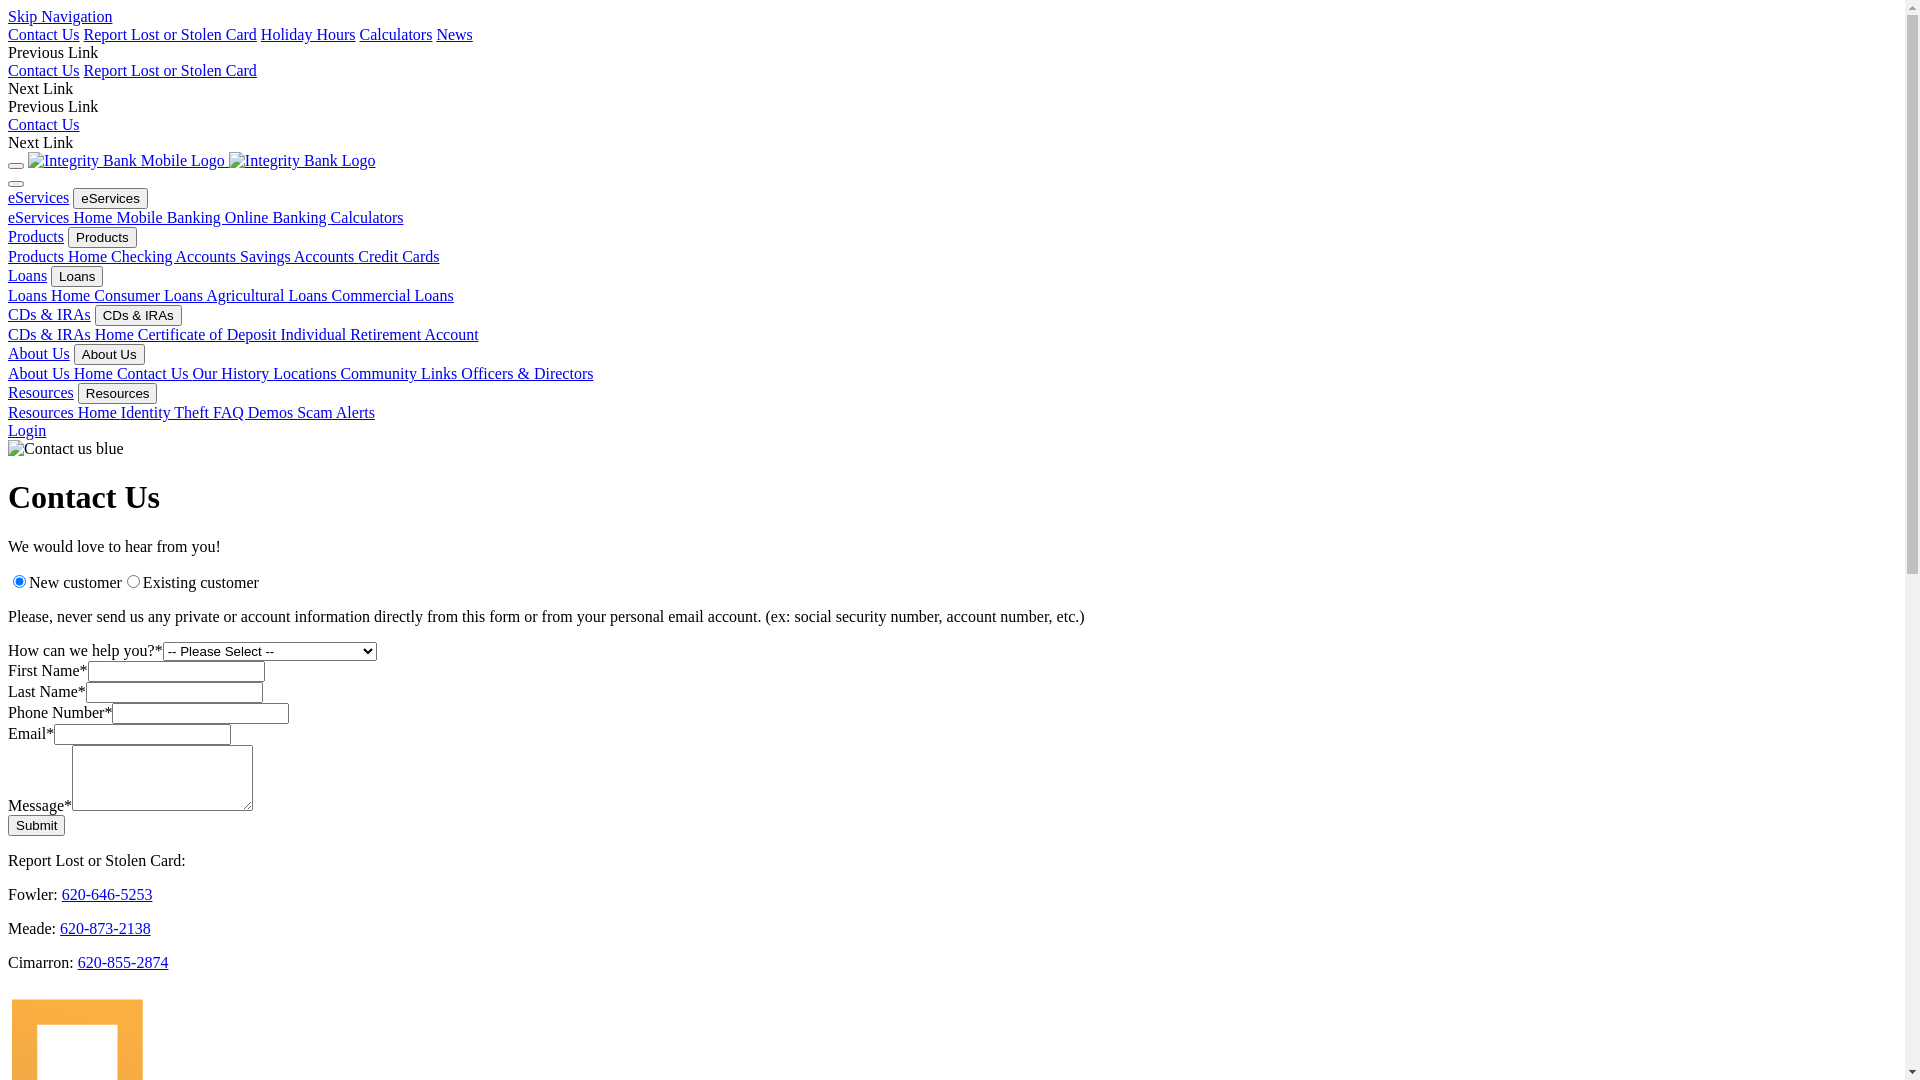 This screenshot has height=1080, width=1920. I want to click on 'FAQ', so click(230, 411).